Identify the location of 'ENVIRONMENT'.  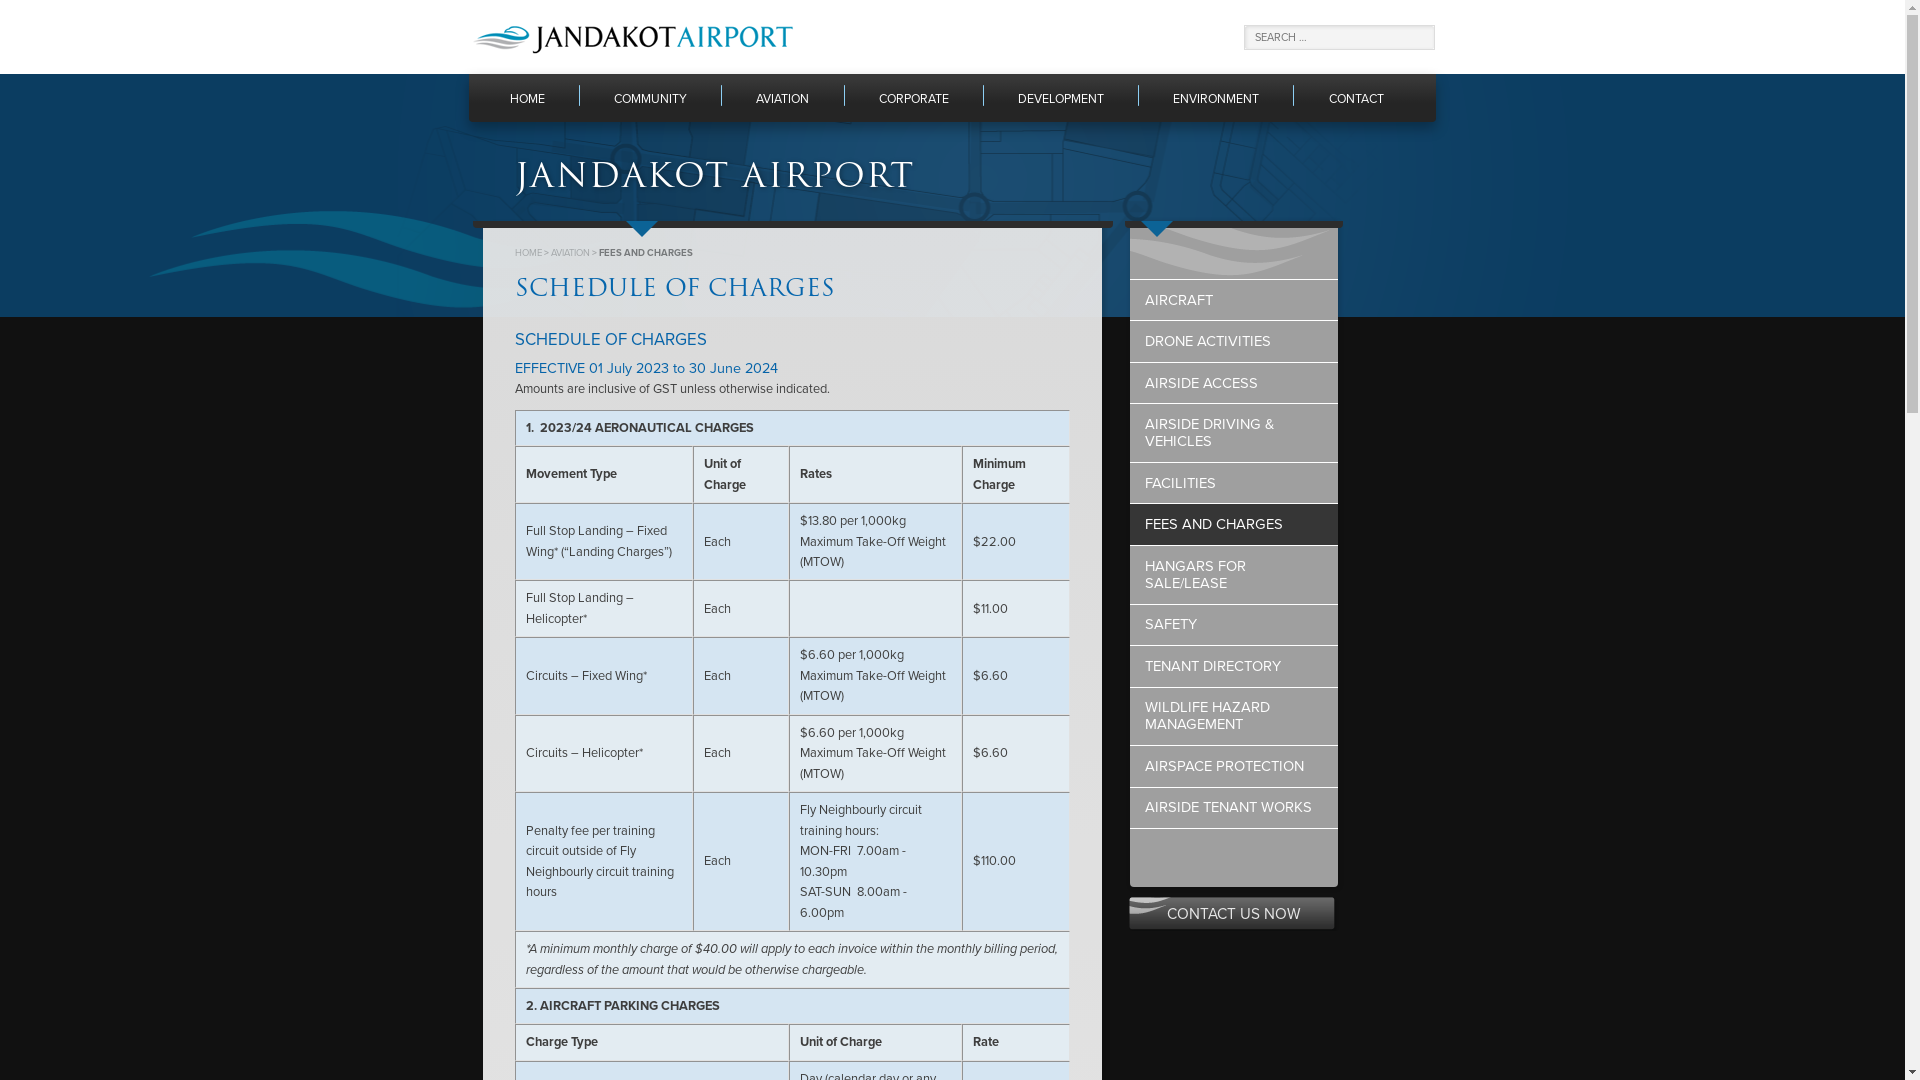
(1214, 97).